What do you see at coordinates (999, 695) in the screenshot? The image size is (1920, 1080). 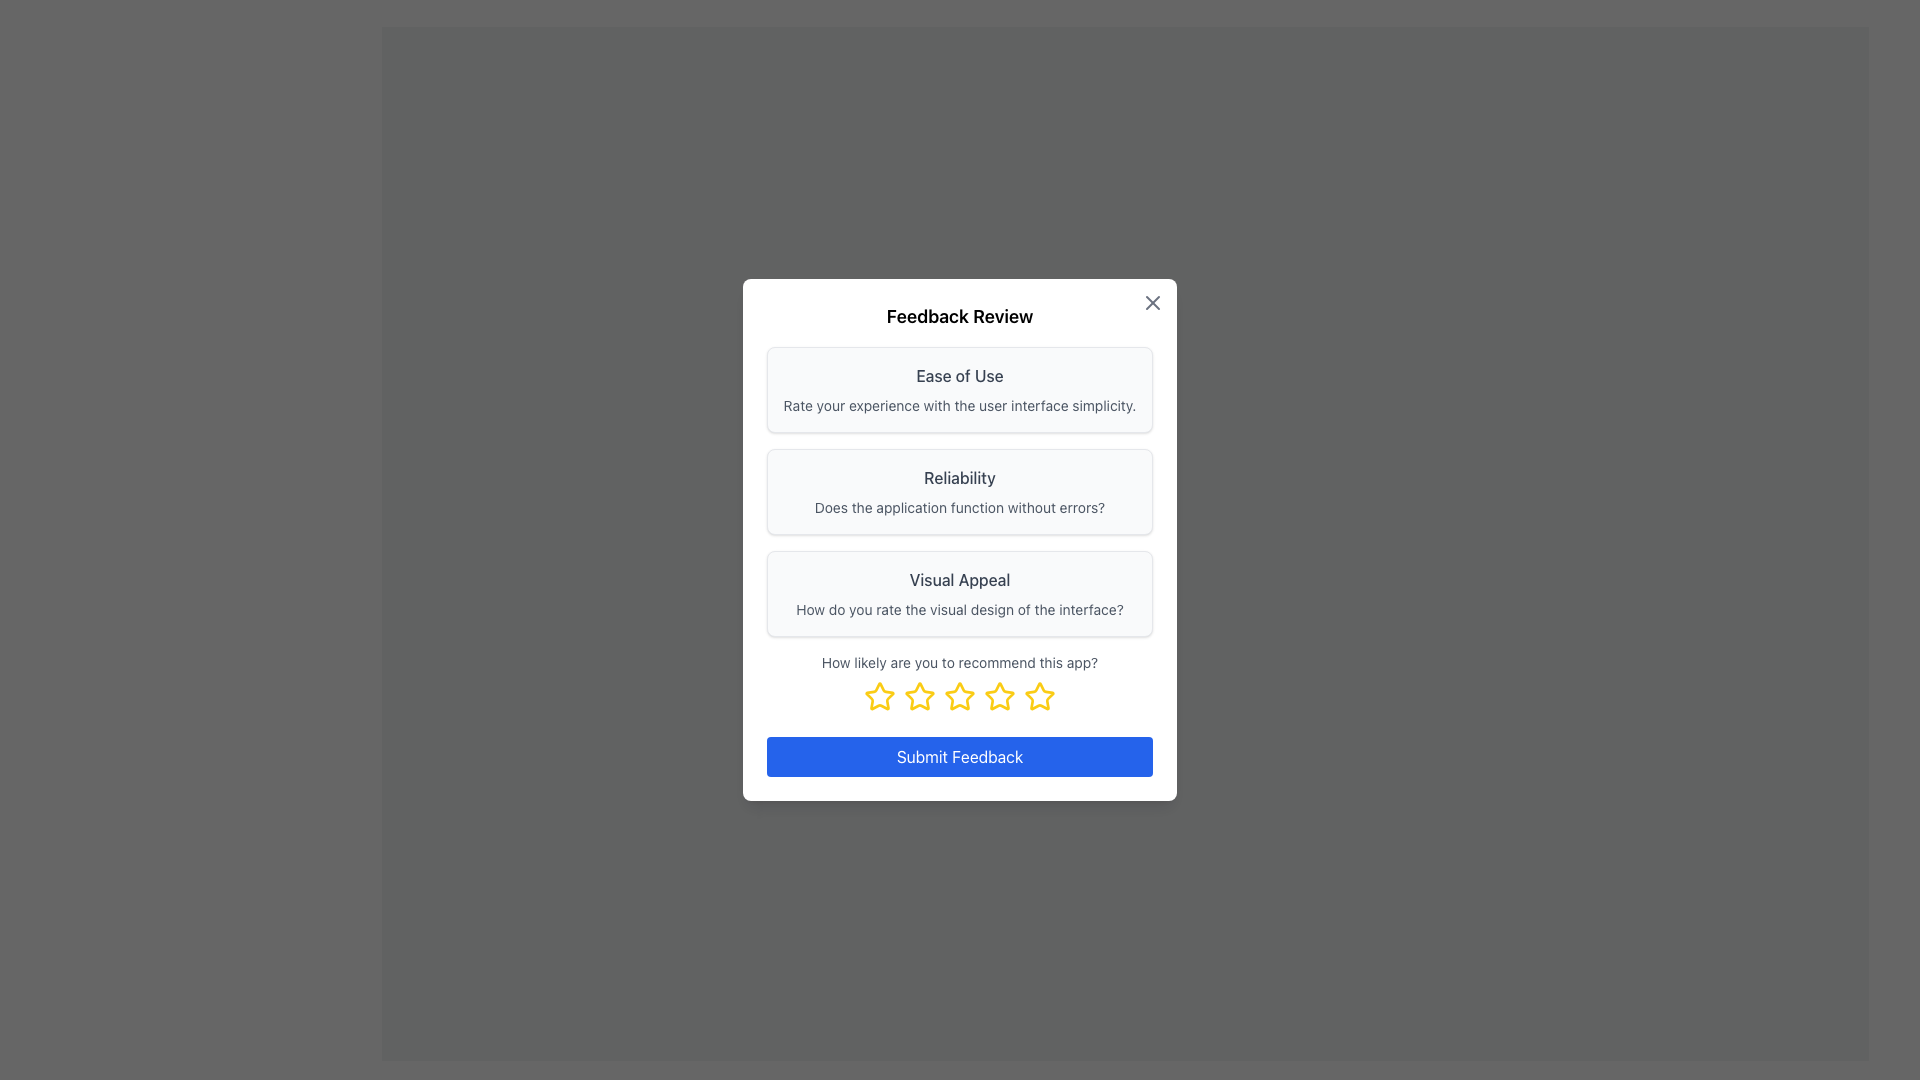 I see `the fourth star icon in the rating widget` at bounding box center [999, 695].